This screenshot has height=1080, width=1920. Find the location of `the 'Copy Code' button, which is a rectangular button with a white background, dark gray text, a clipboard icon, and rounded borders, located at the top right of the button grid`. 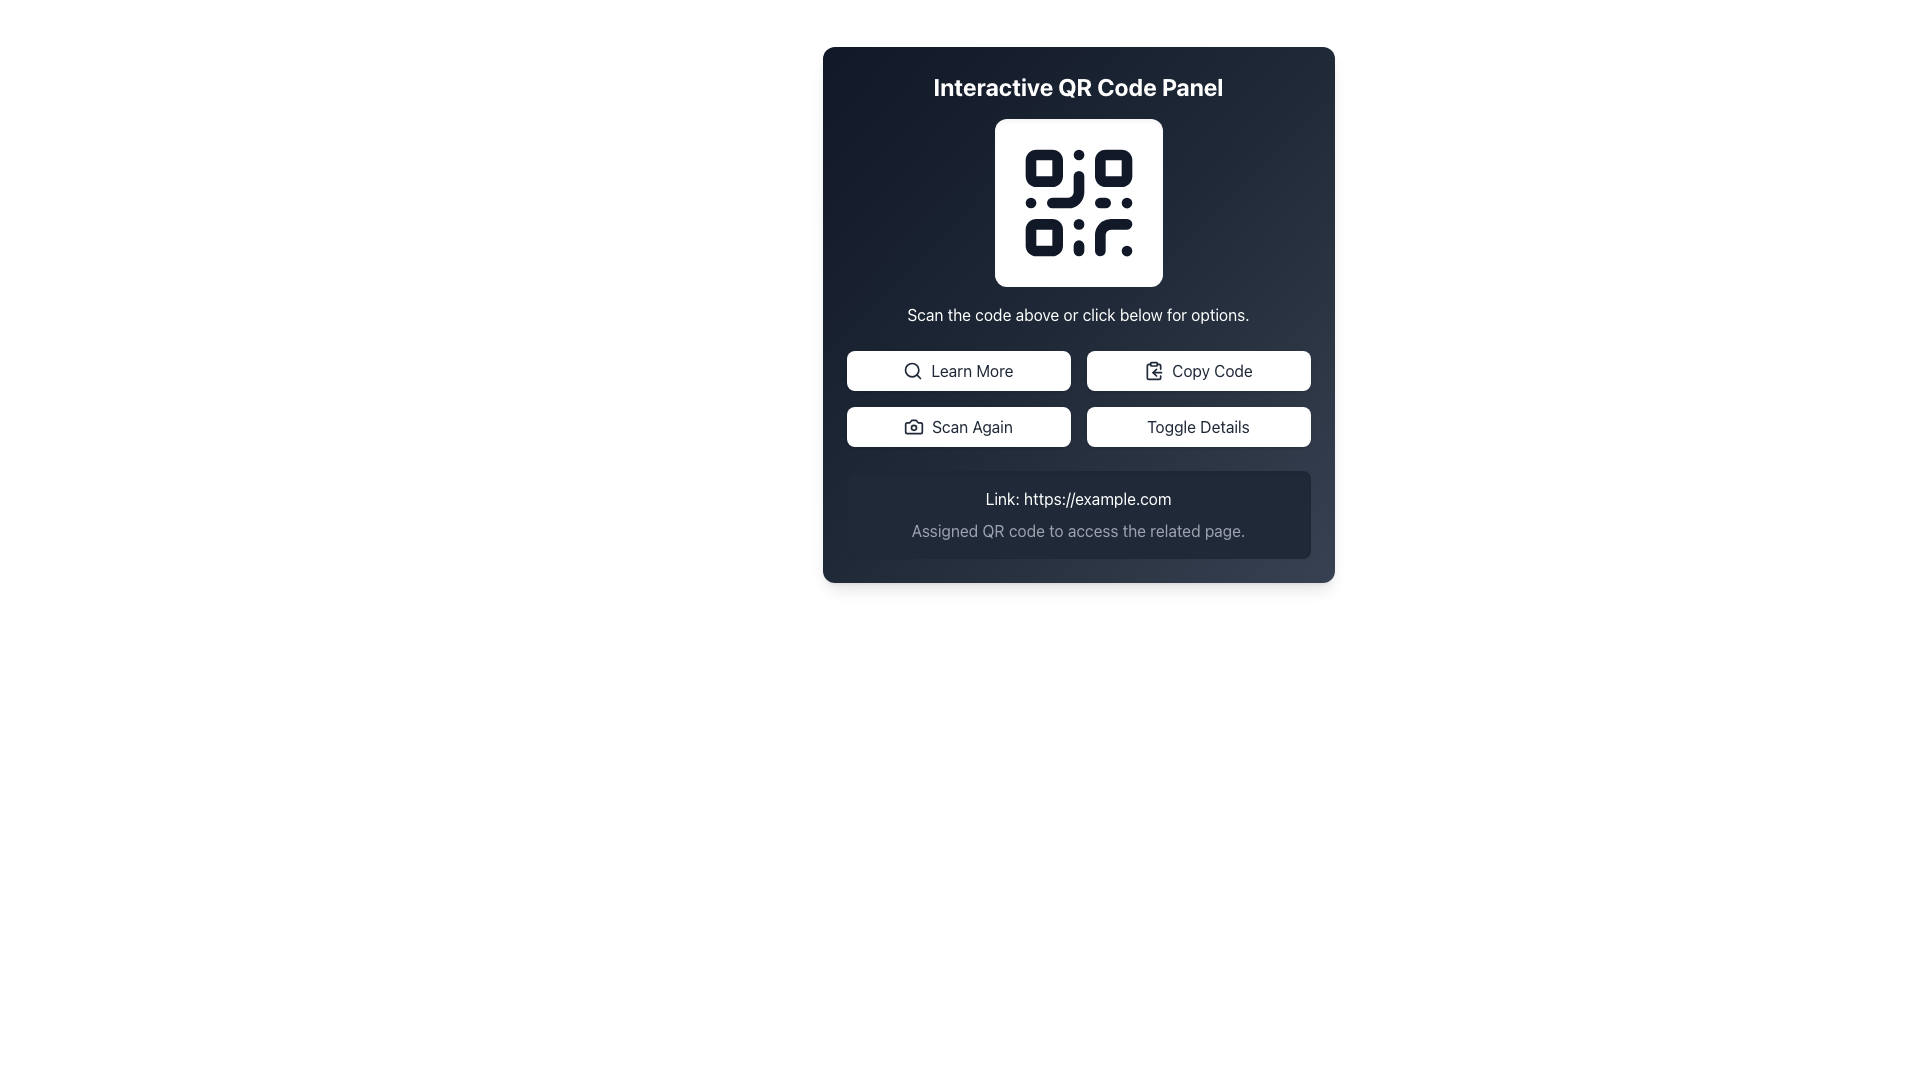

the 'Copy Code' button, which is a rectangular button with a white background, dark gray text, a clipboard icon, and rounded borders, located at the top right of the button grid is located at coordinates (1198, 370).